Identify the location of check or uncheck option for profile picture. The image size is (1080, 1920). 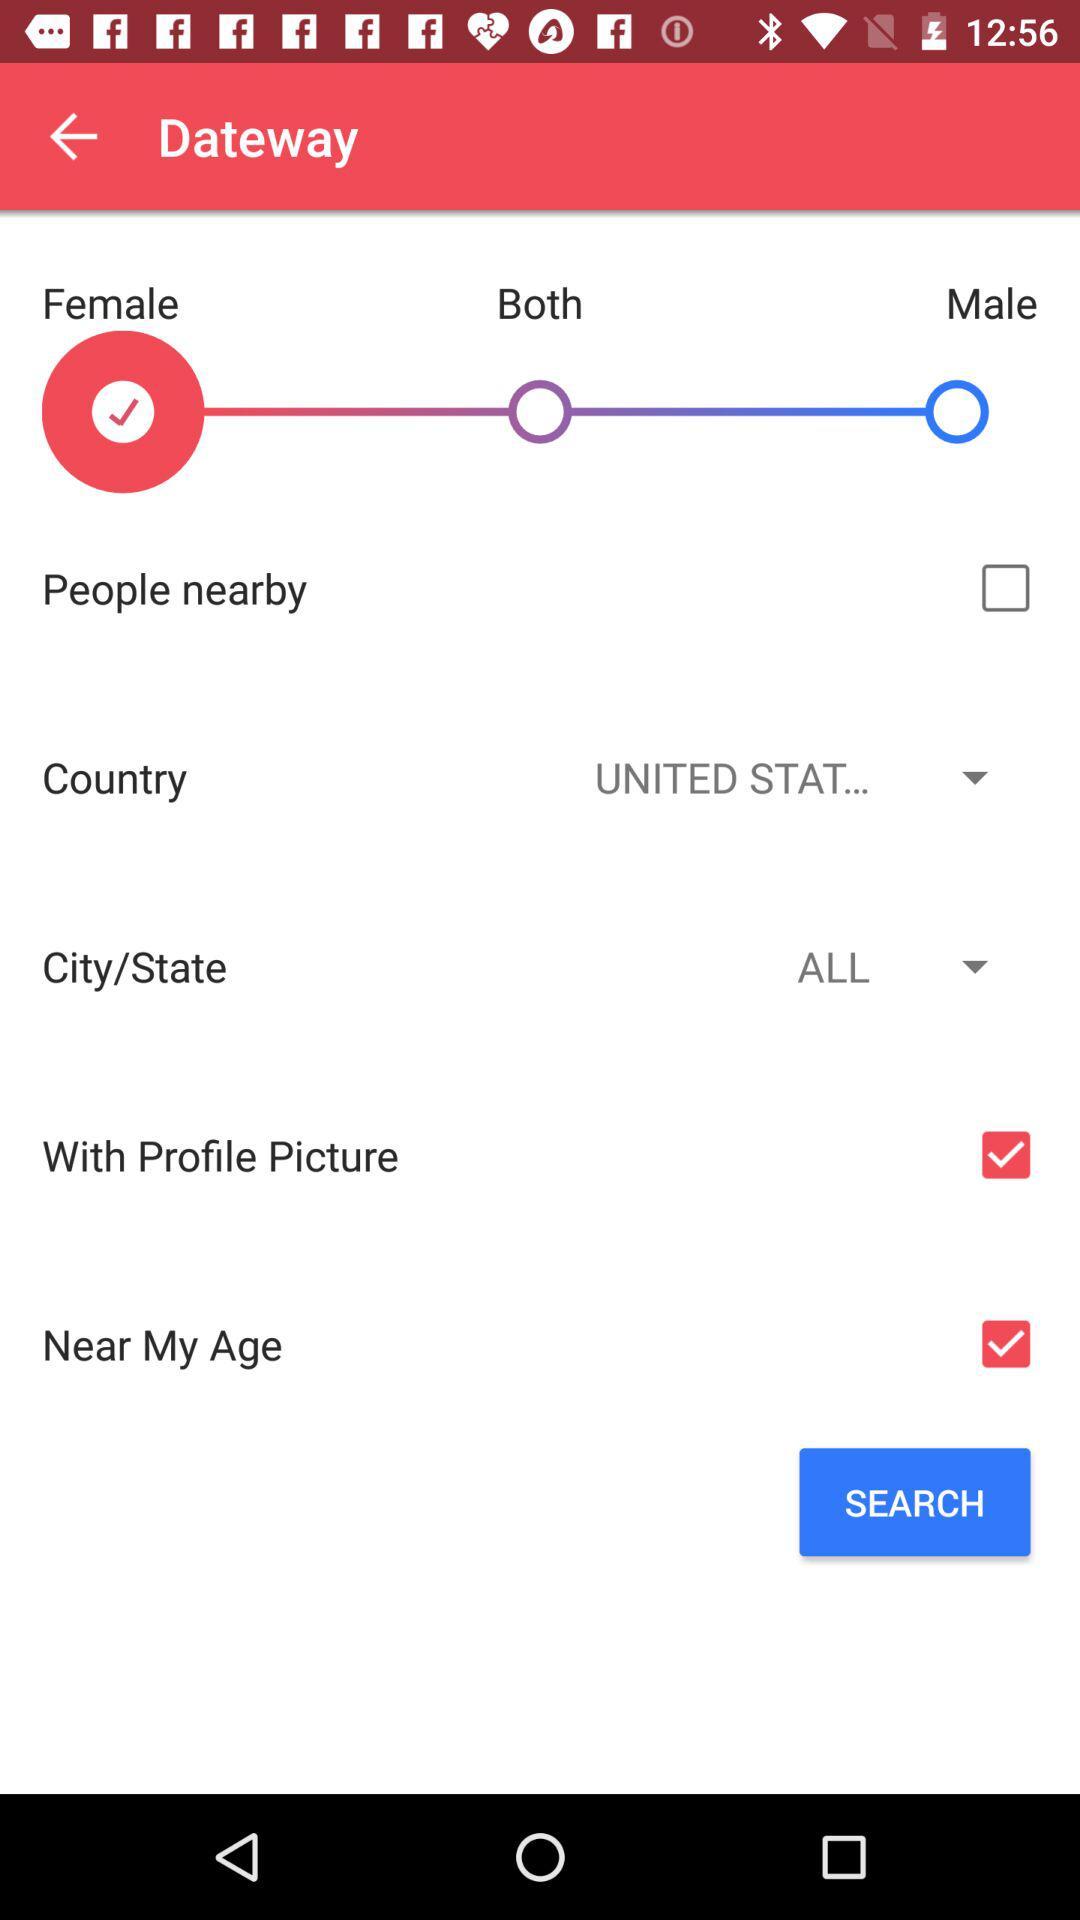
(1005, 1155).